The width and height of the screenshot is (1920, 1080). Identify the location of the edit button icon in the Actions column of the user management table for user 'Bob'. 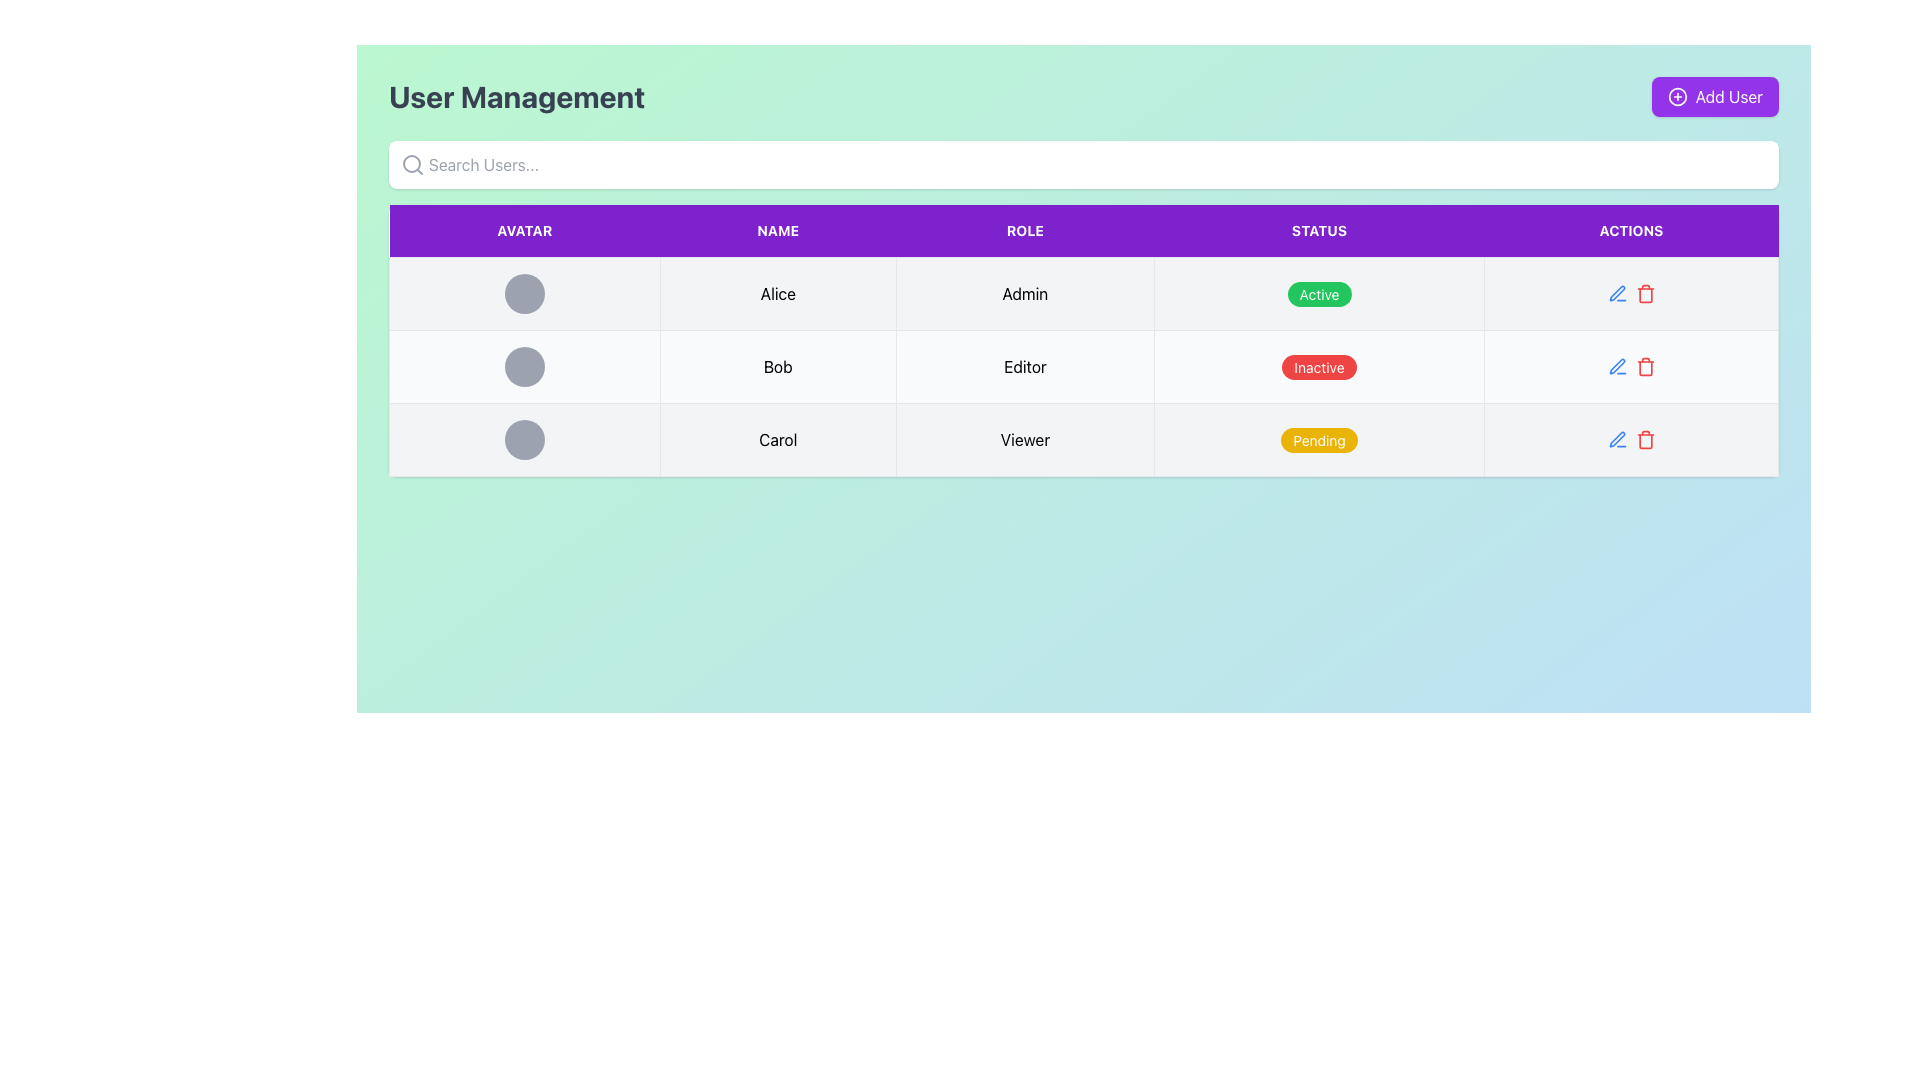
(1617, 366).